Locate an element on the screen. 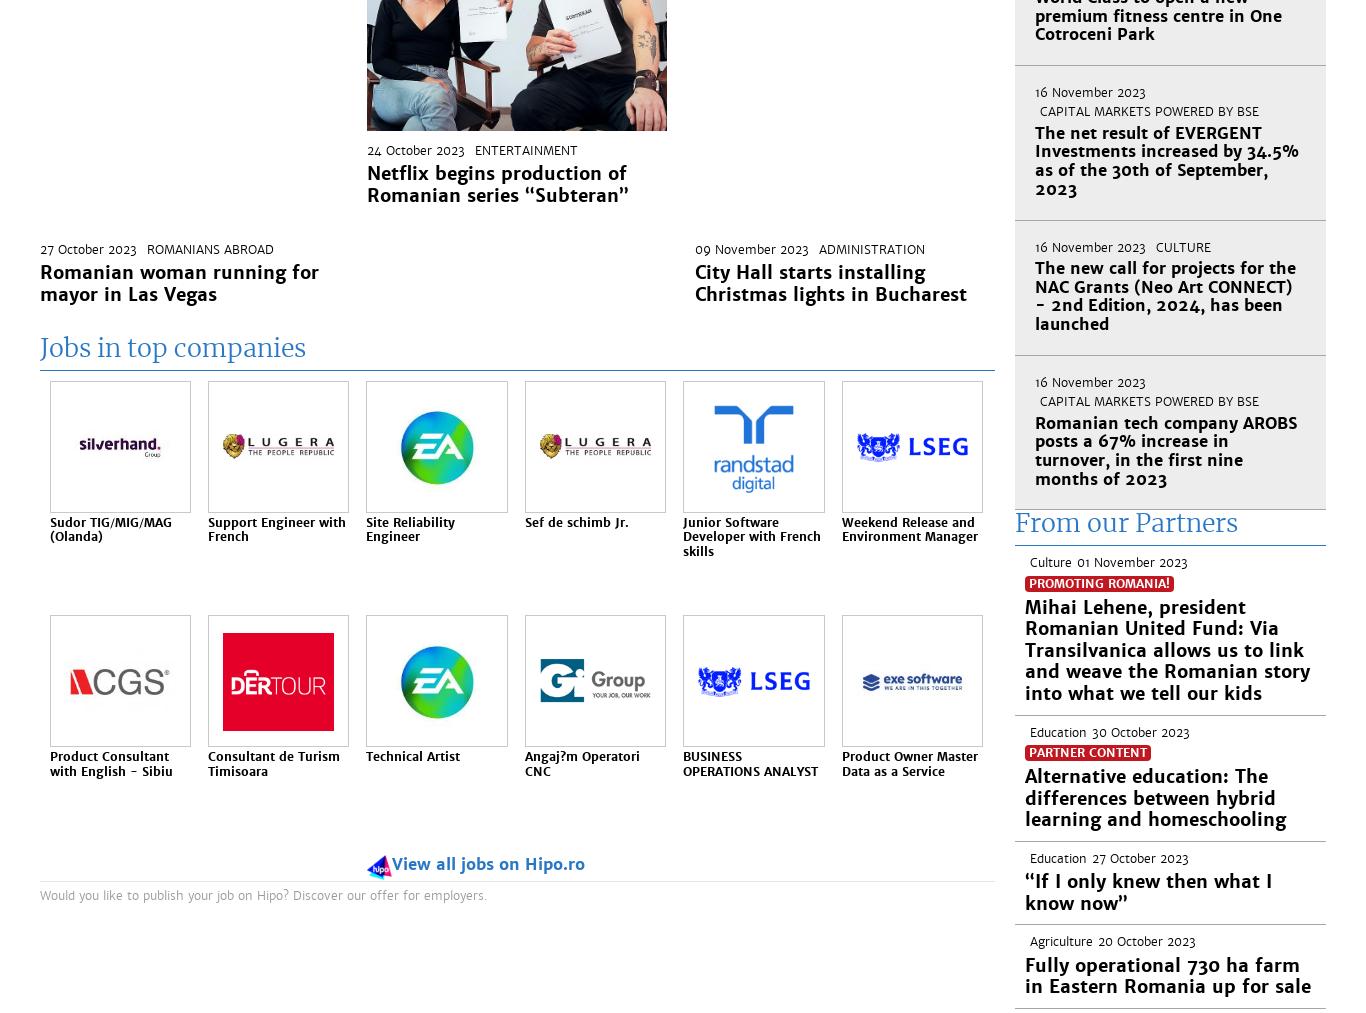 The height and width of the screenshot is (1013, 1366). '30 October 2023' is located at coordinates (1140, 731).